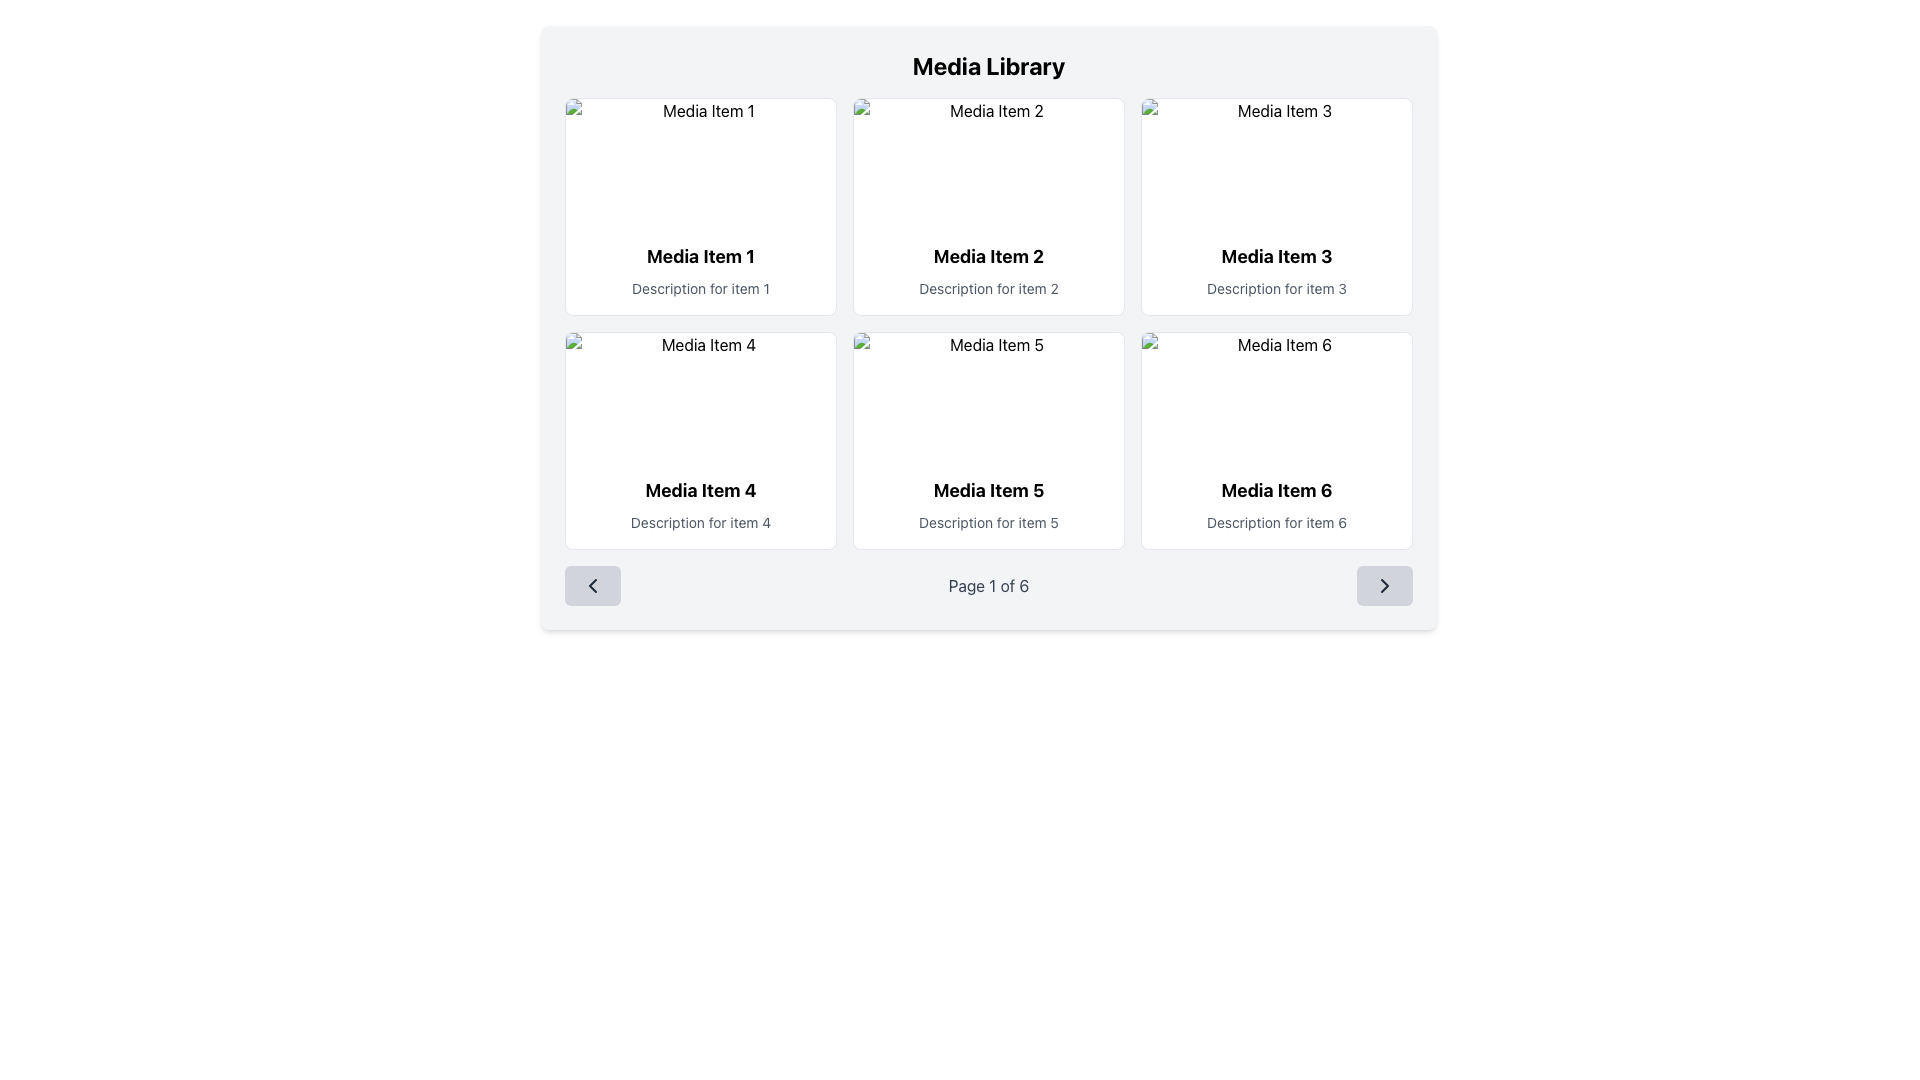 This screenshot has height=1080, width=1920. What do you see at coordinates (1275, 207) in the screenshot?
I see `the media card component showcasing the media item in the first row, third column` at bounding box center [1275, 207].